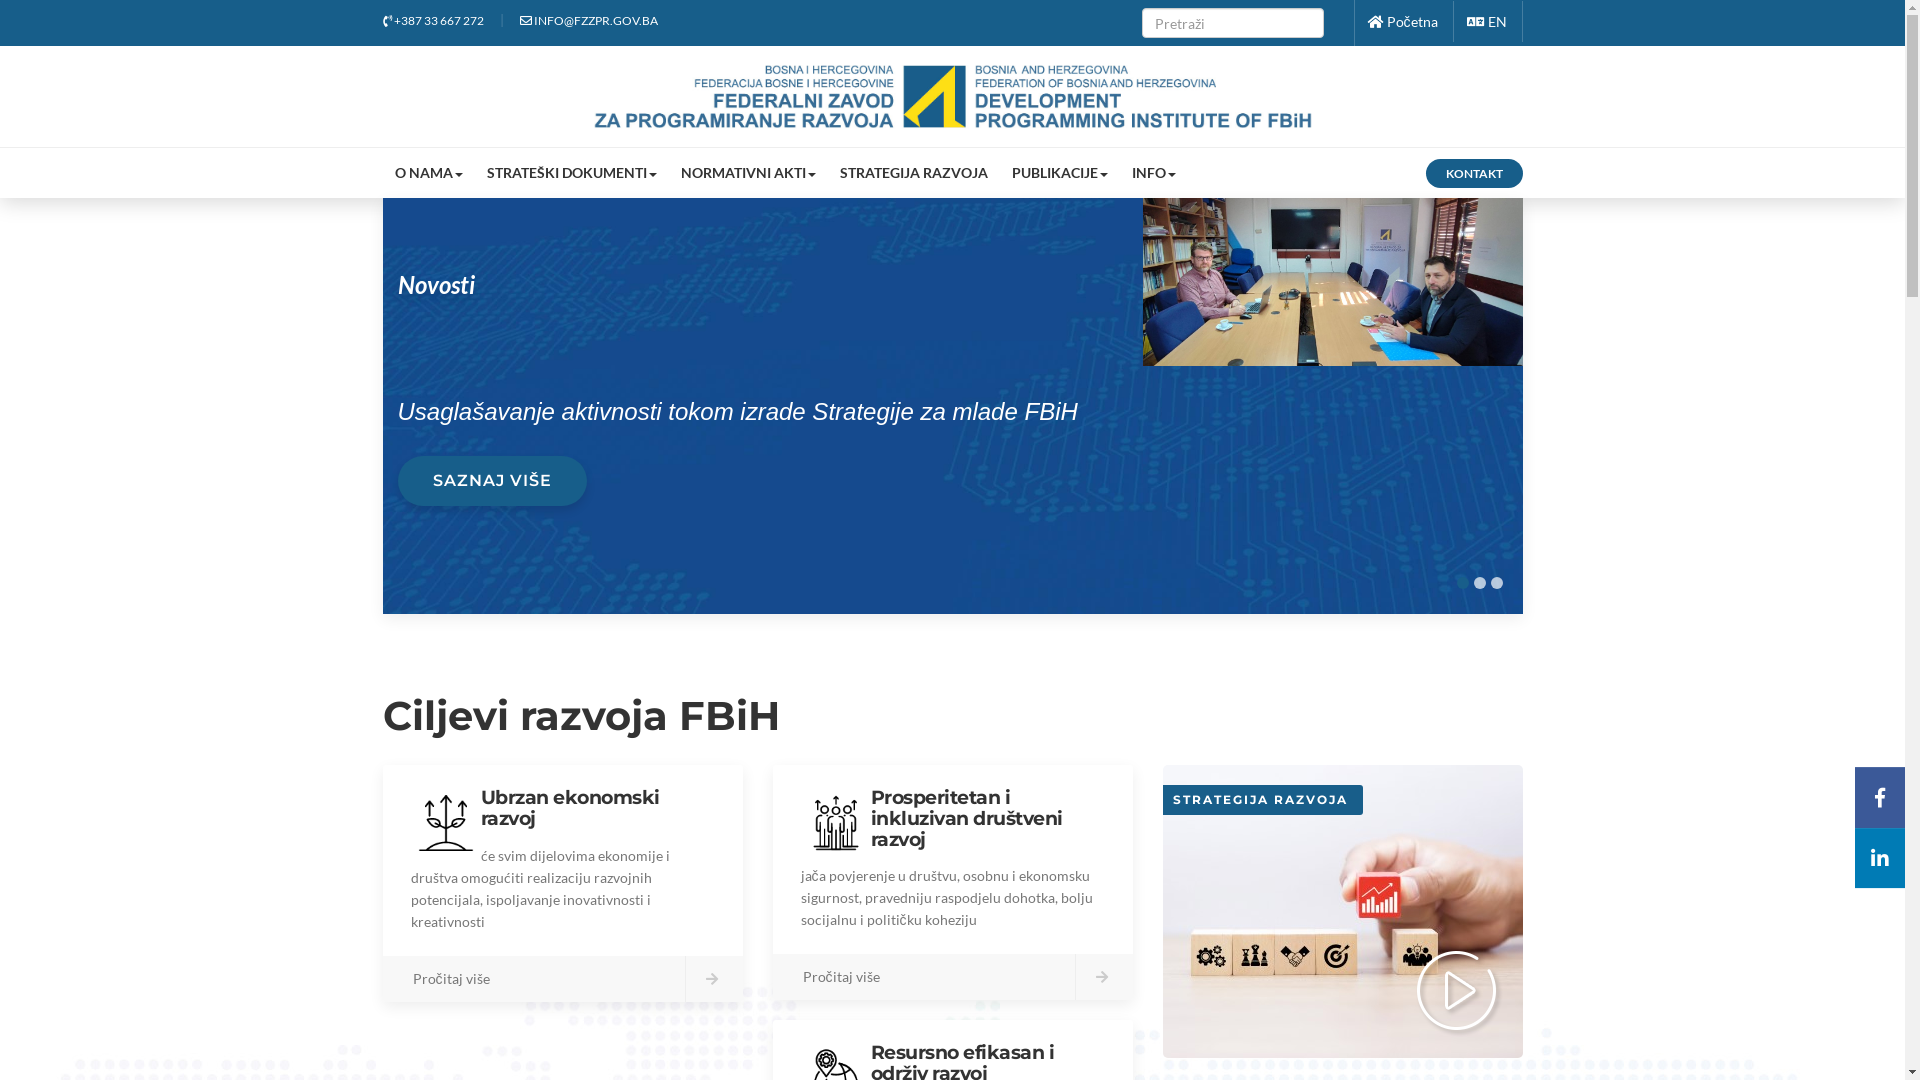  What do you see at coordinates (431, 20) in the screenshot?
I see `'+387 33 667 272'` at bounding box center [431, 20].